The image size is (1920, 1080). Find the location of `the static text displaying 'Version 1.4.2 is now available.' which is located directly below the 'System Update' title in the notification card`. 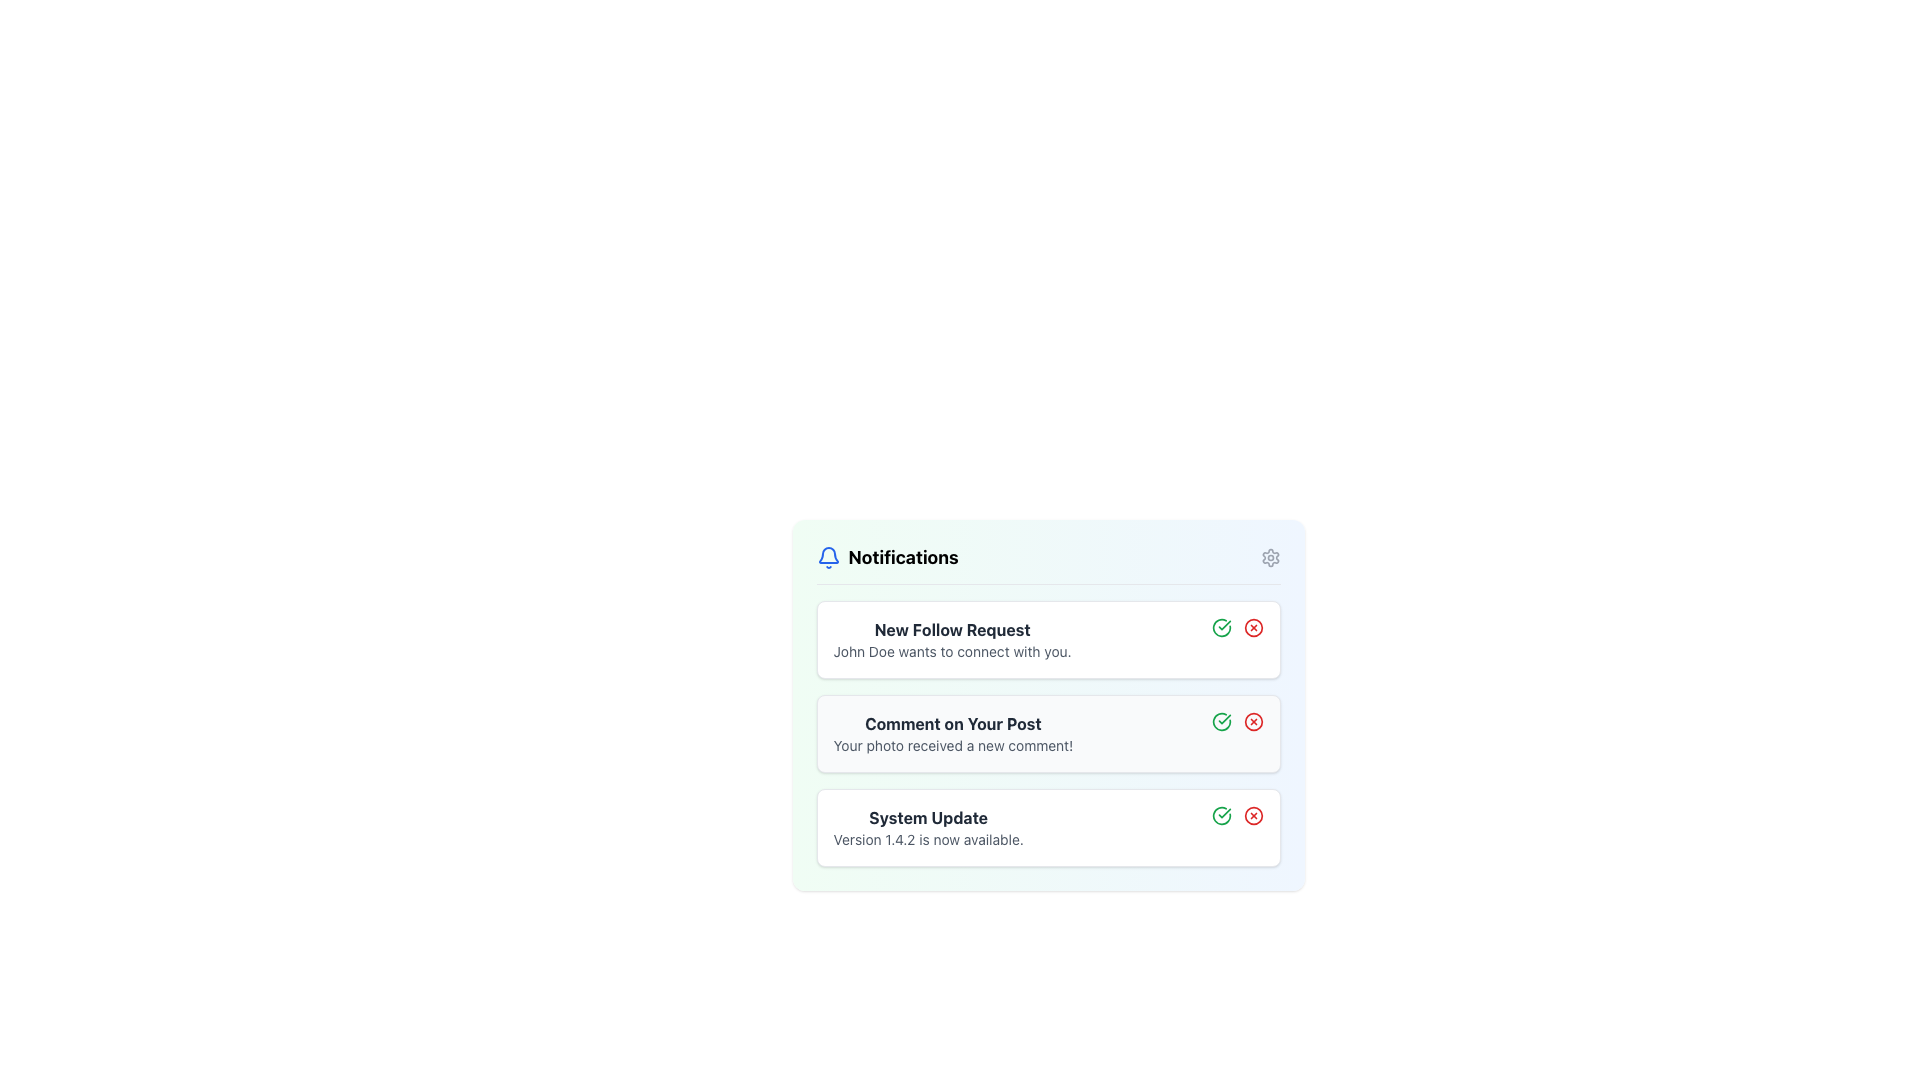

the static text displaying 'Version 1.4.2 is now available.' which is located directly below the 'System Update' title in the notification card is located at coordinates (927, 840).